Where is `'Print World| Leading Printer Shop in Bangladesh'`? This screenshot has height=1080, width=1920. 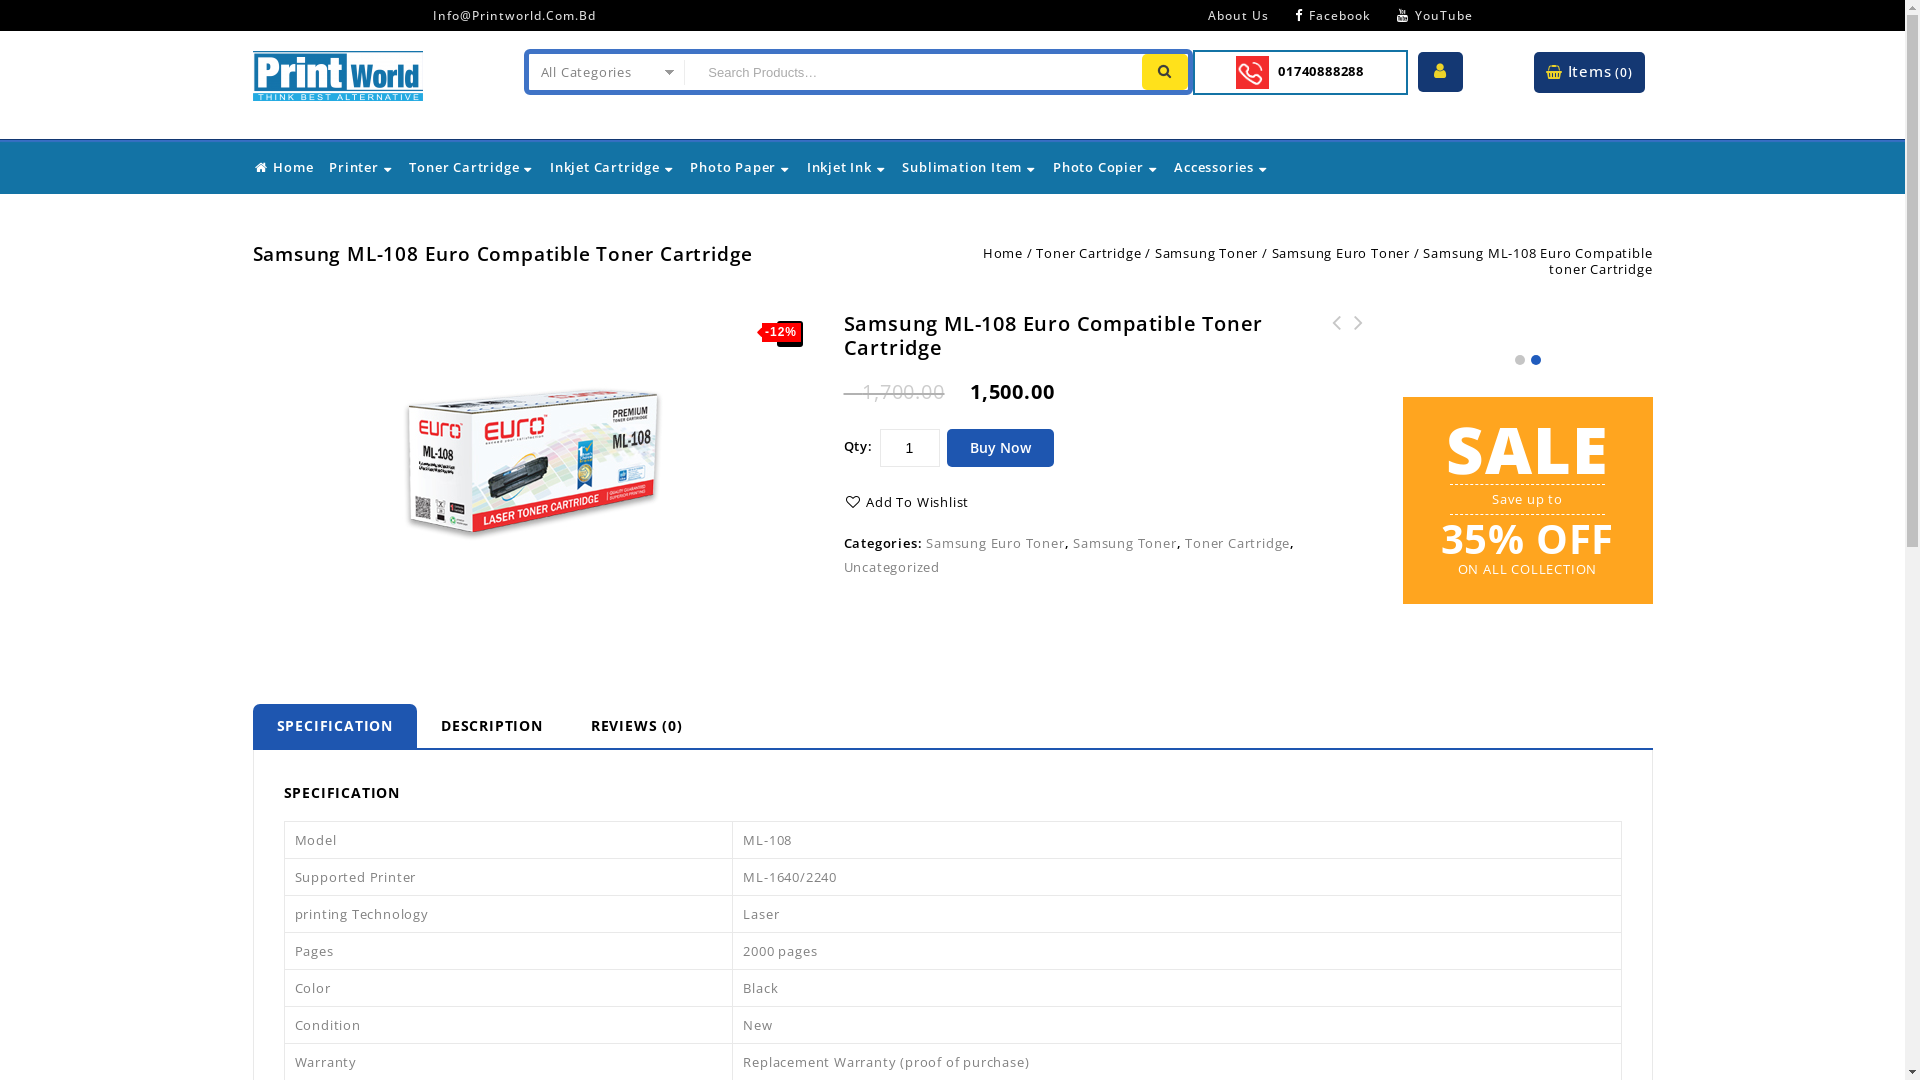 'Print World| Leading Printer Shop in Bangladesh' is located at coordinates (251, 71).